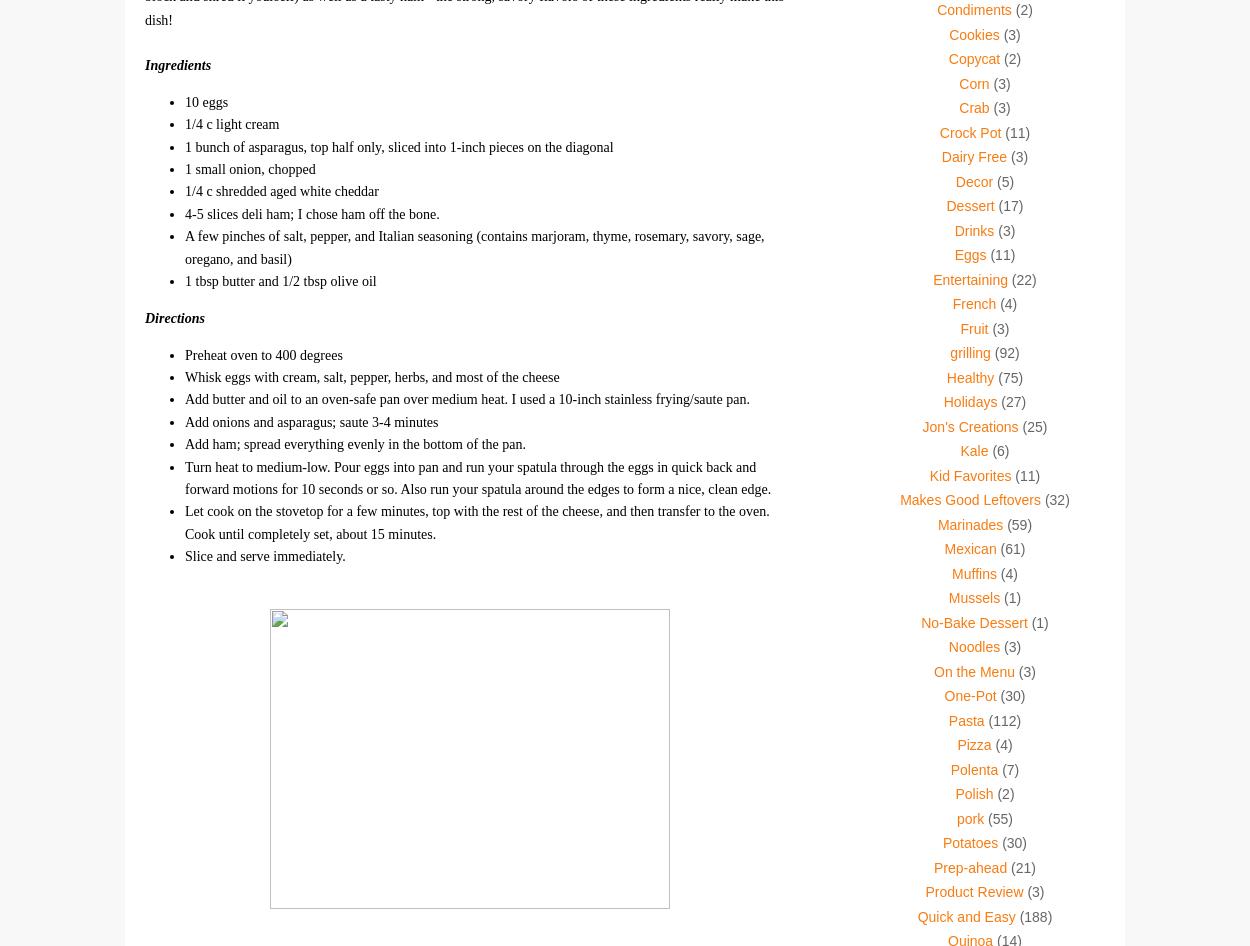  Describe the element at coordinates (280, 279) in the screenshot. I see `'1 tbsp butter and 1/2 tbsp olive oil'` at that location.